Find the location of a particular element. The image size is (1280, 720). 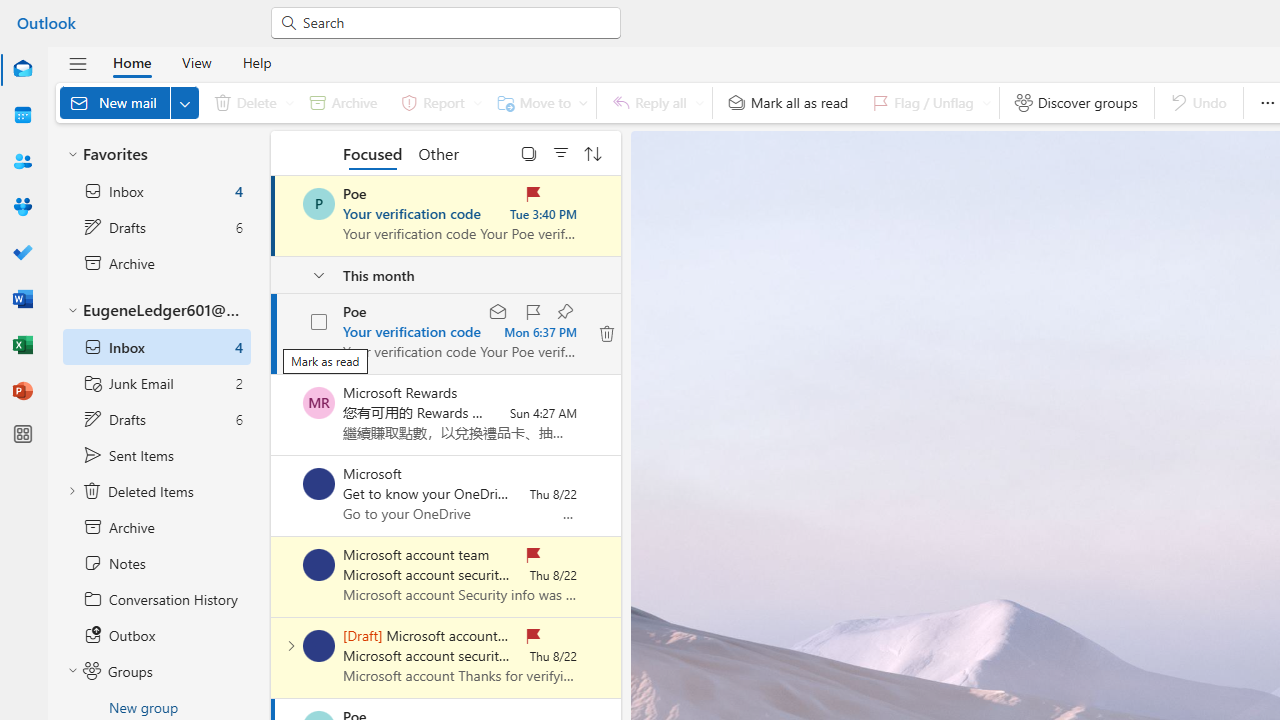

'More apps' is located at coordinates (23, 433).